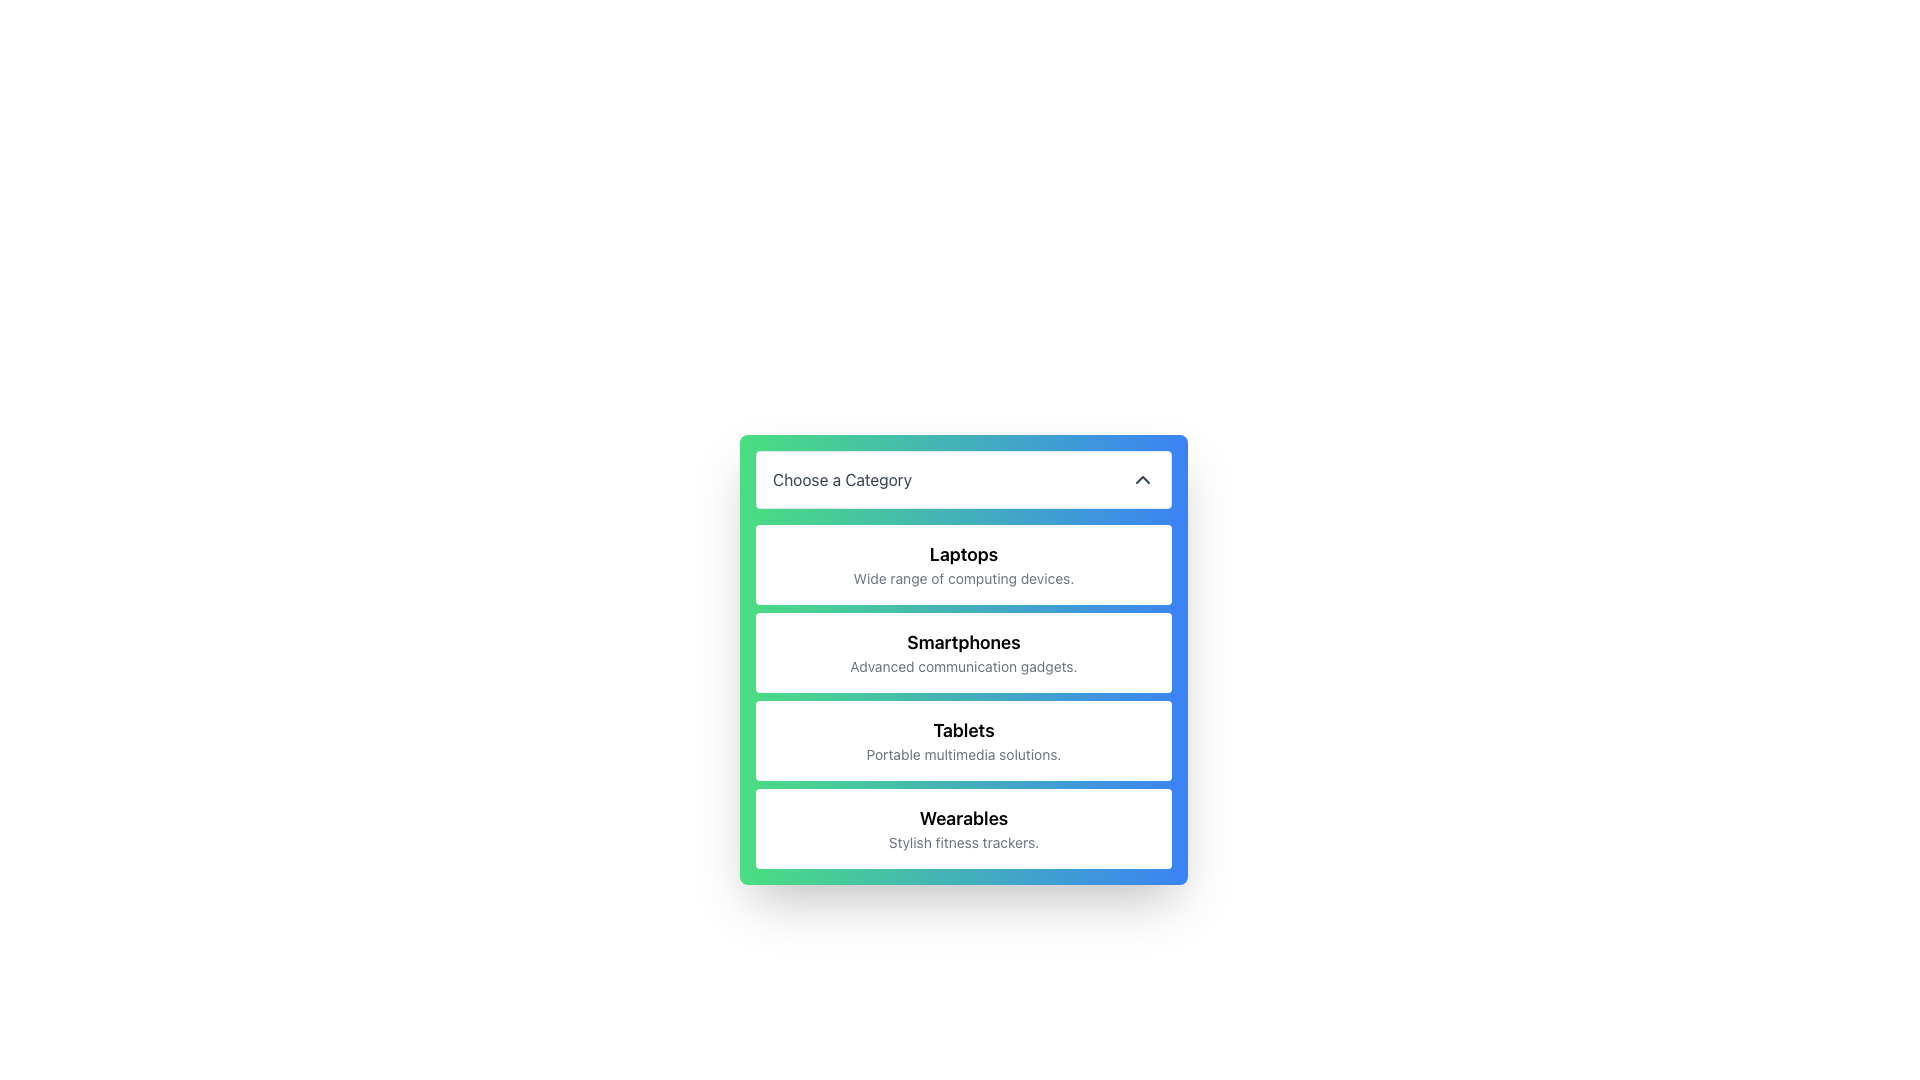  Describe the element at coordinates (964, 731) in the screenshot. I see `the header text indicating the 'Tablets' category, which is positioned above 'Wearables' and below 'Smartphones' in the vertical list of categories` at that location.